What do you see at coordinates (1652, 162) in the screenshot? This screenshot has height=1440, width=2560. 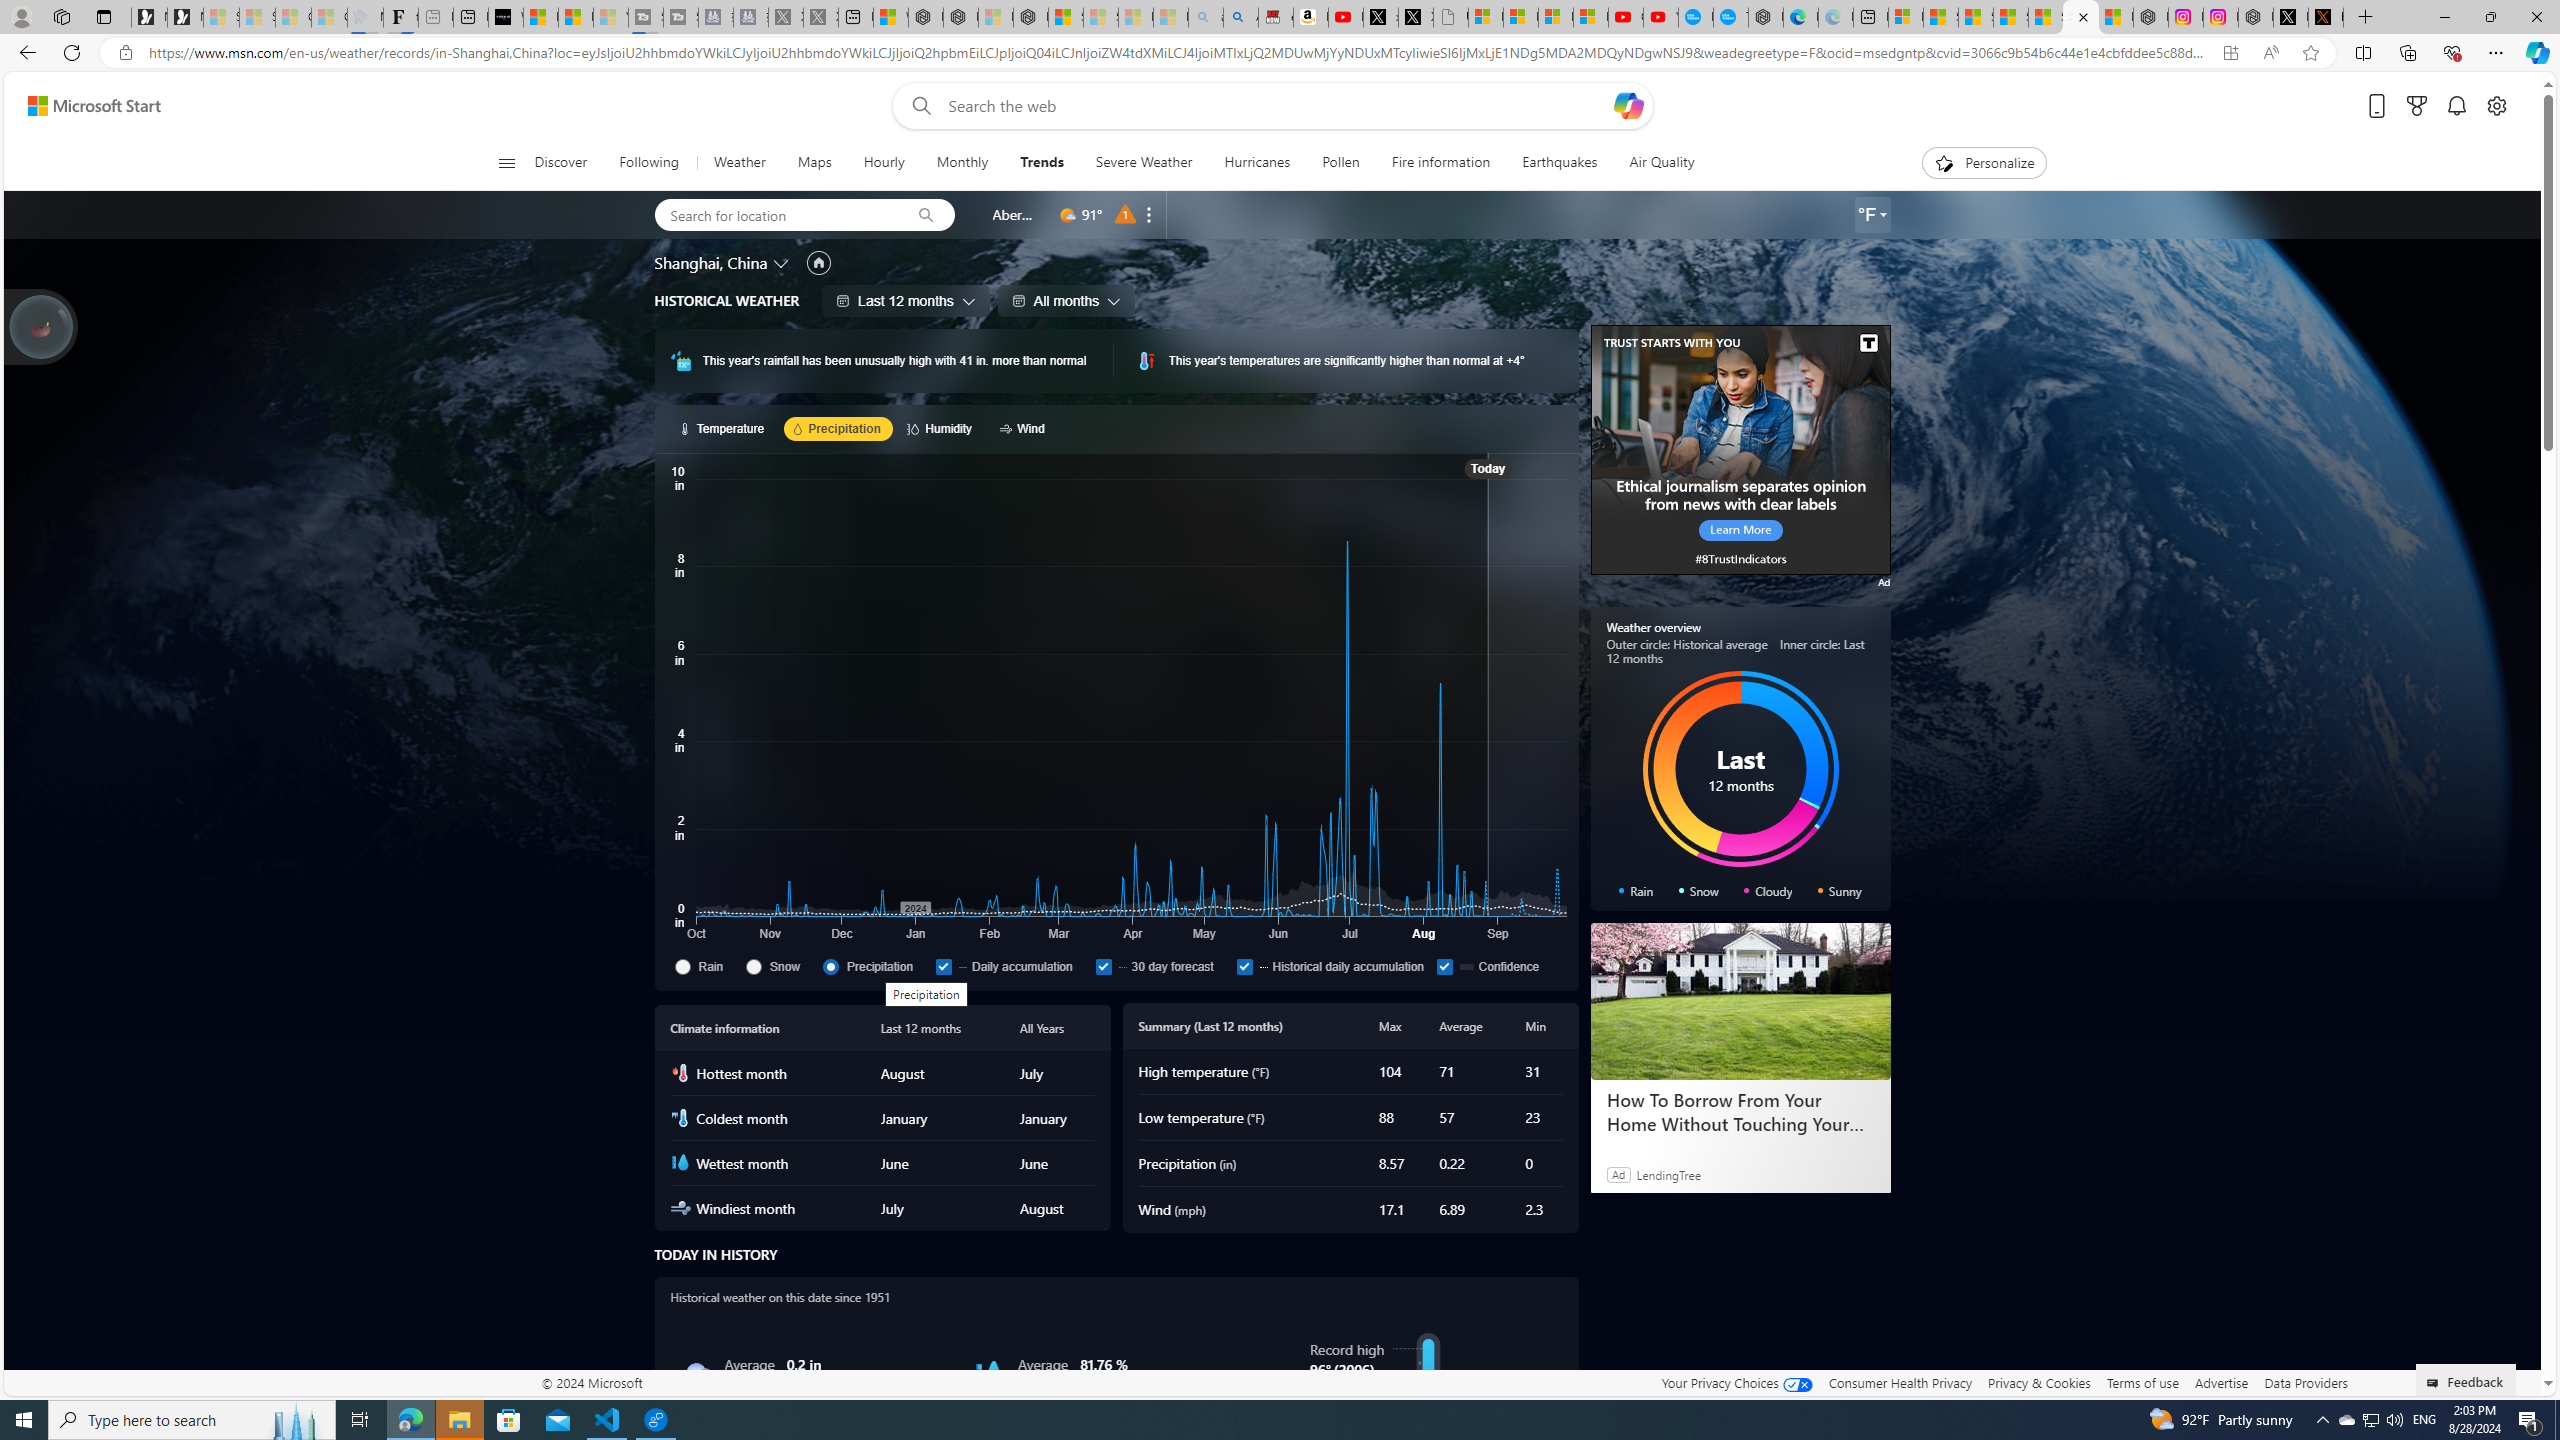 I see `'Air Quality'` at bounding box center [1652, 162].